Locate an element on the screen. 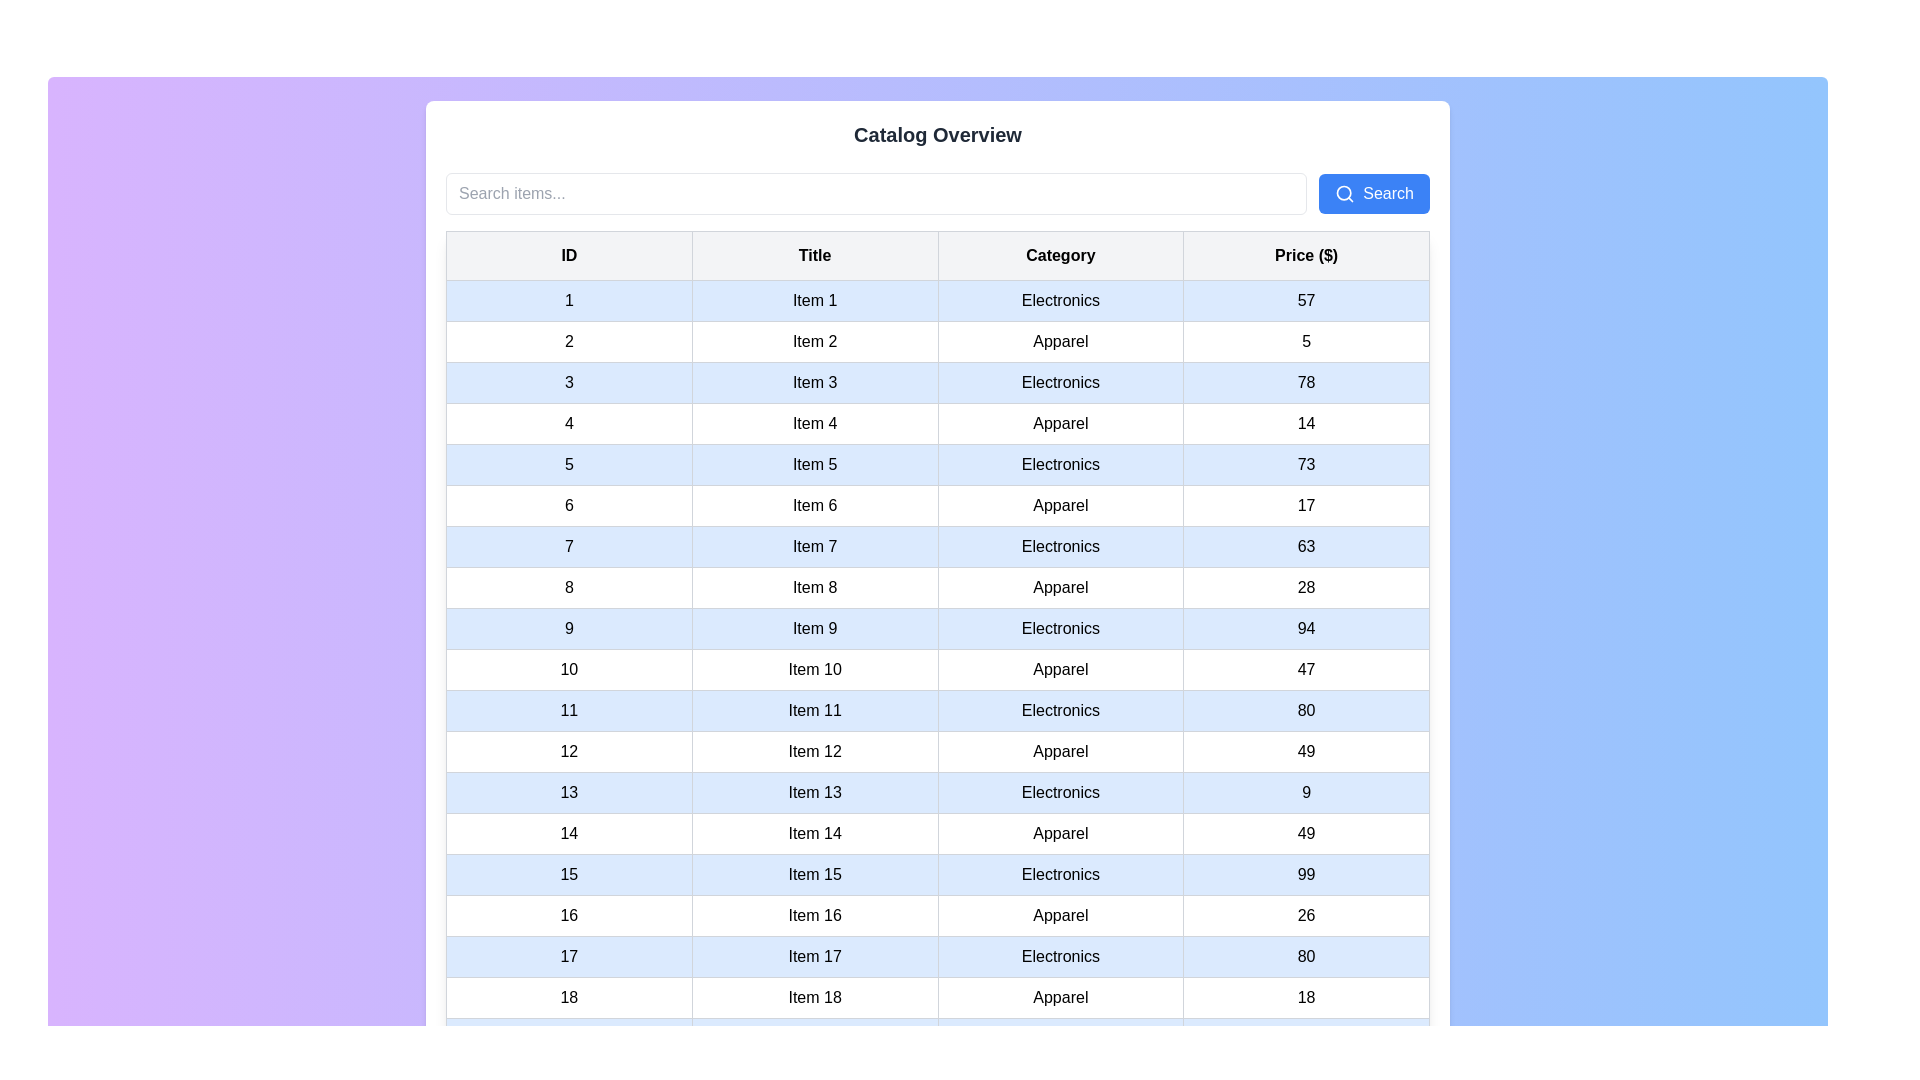  the table cell displaying 'Item 15' in the 15th row under the 'Title' column, which has a light blue background and centered black text is located at coordinates (815, 874).